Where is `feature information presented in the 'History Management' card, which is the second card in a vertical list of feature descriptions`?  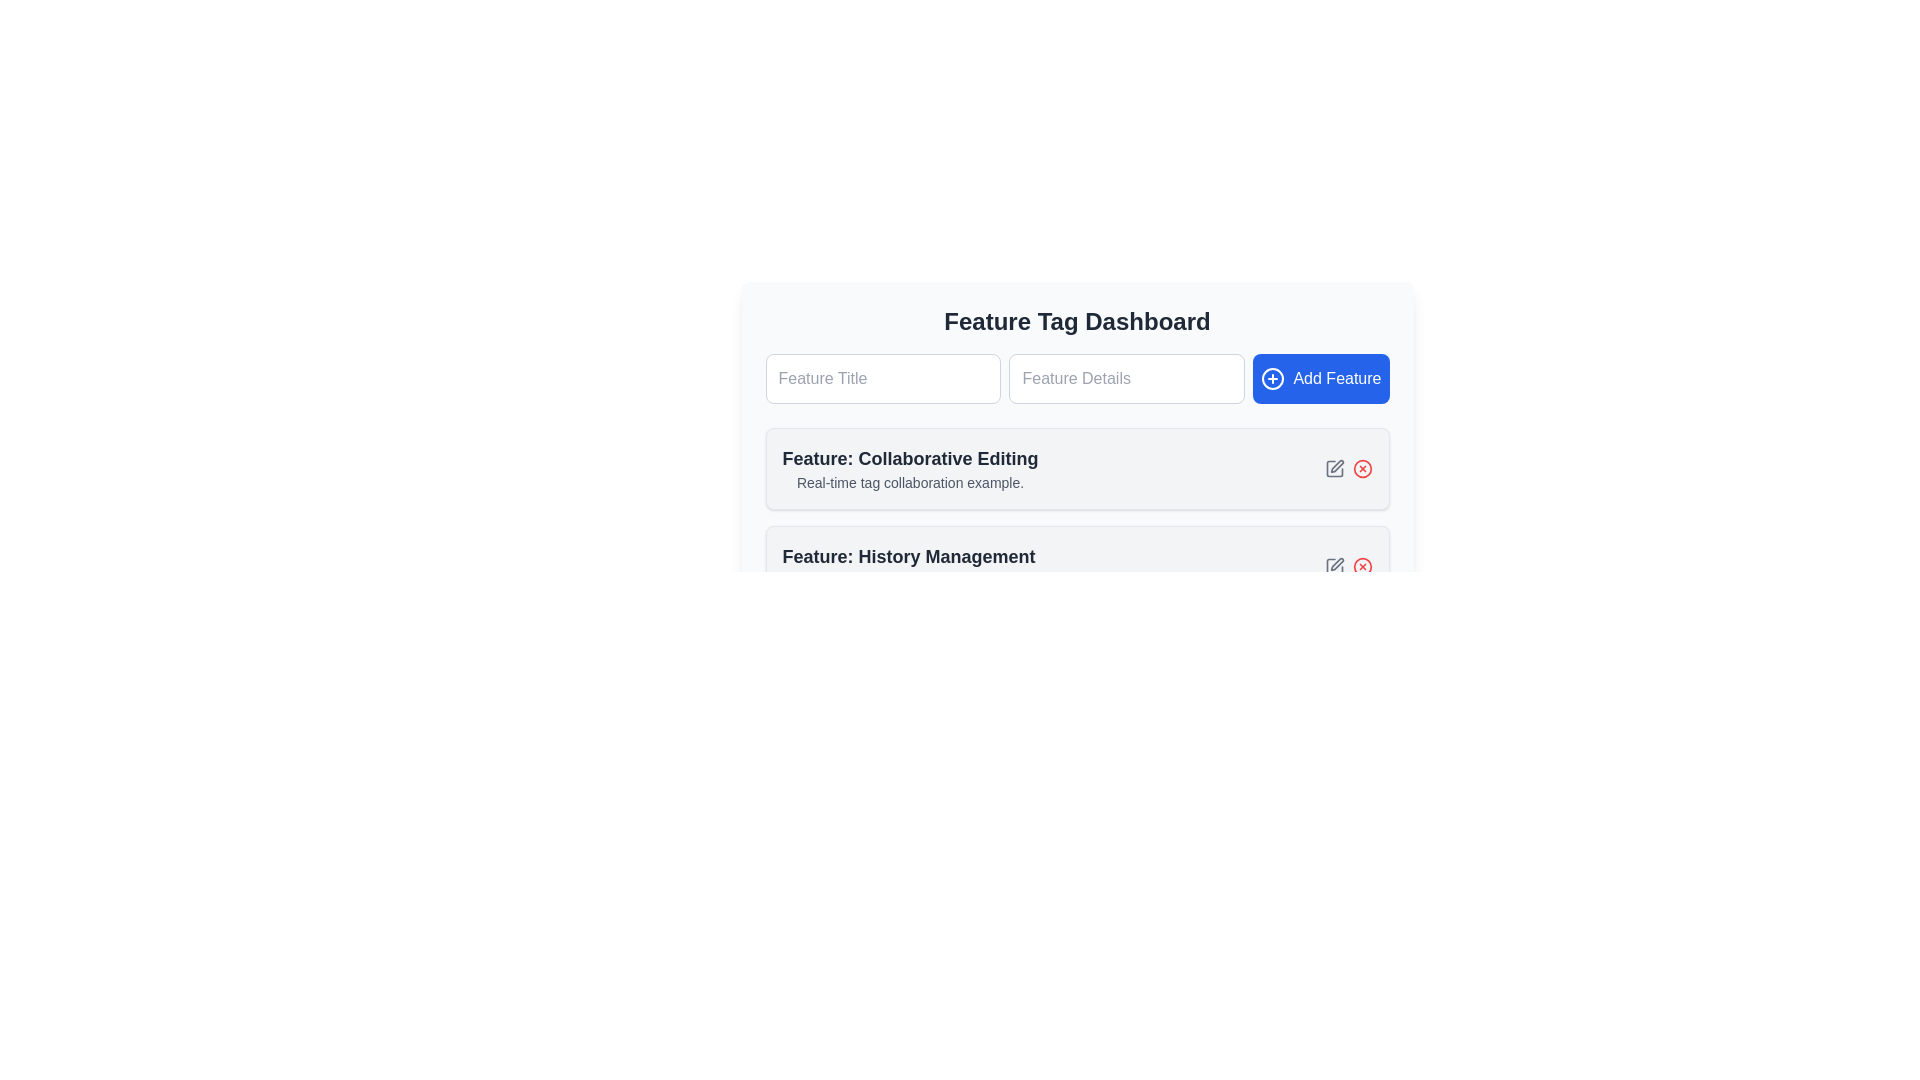 feature information presented in the 'History Management' card, which is the second card in a vertical list of feature descriptions is located at coordinates (1076, 567).